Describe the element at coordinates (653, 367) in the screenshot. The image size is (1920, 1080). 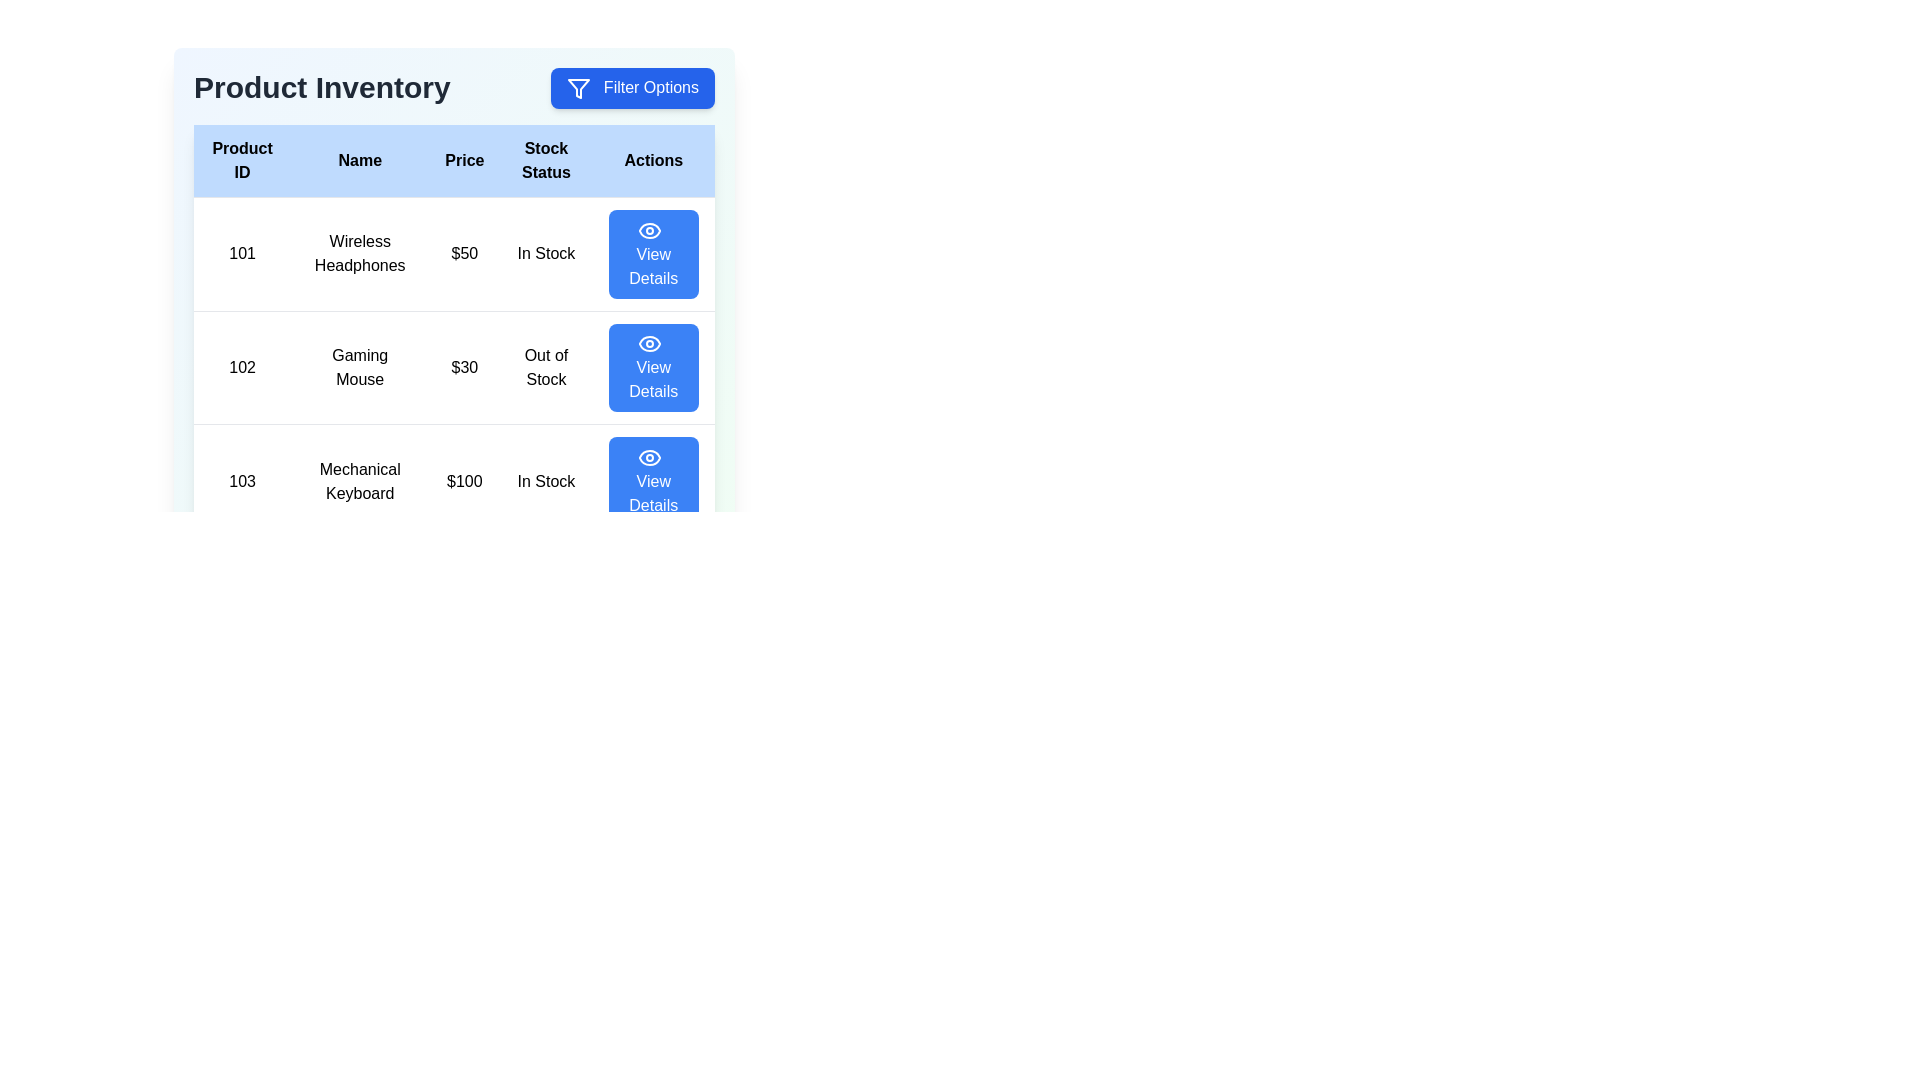
I see `the 'View Details' button for the product with ID 102` at that location.